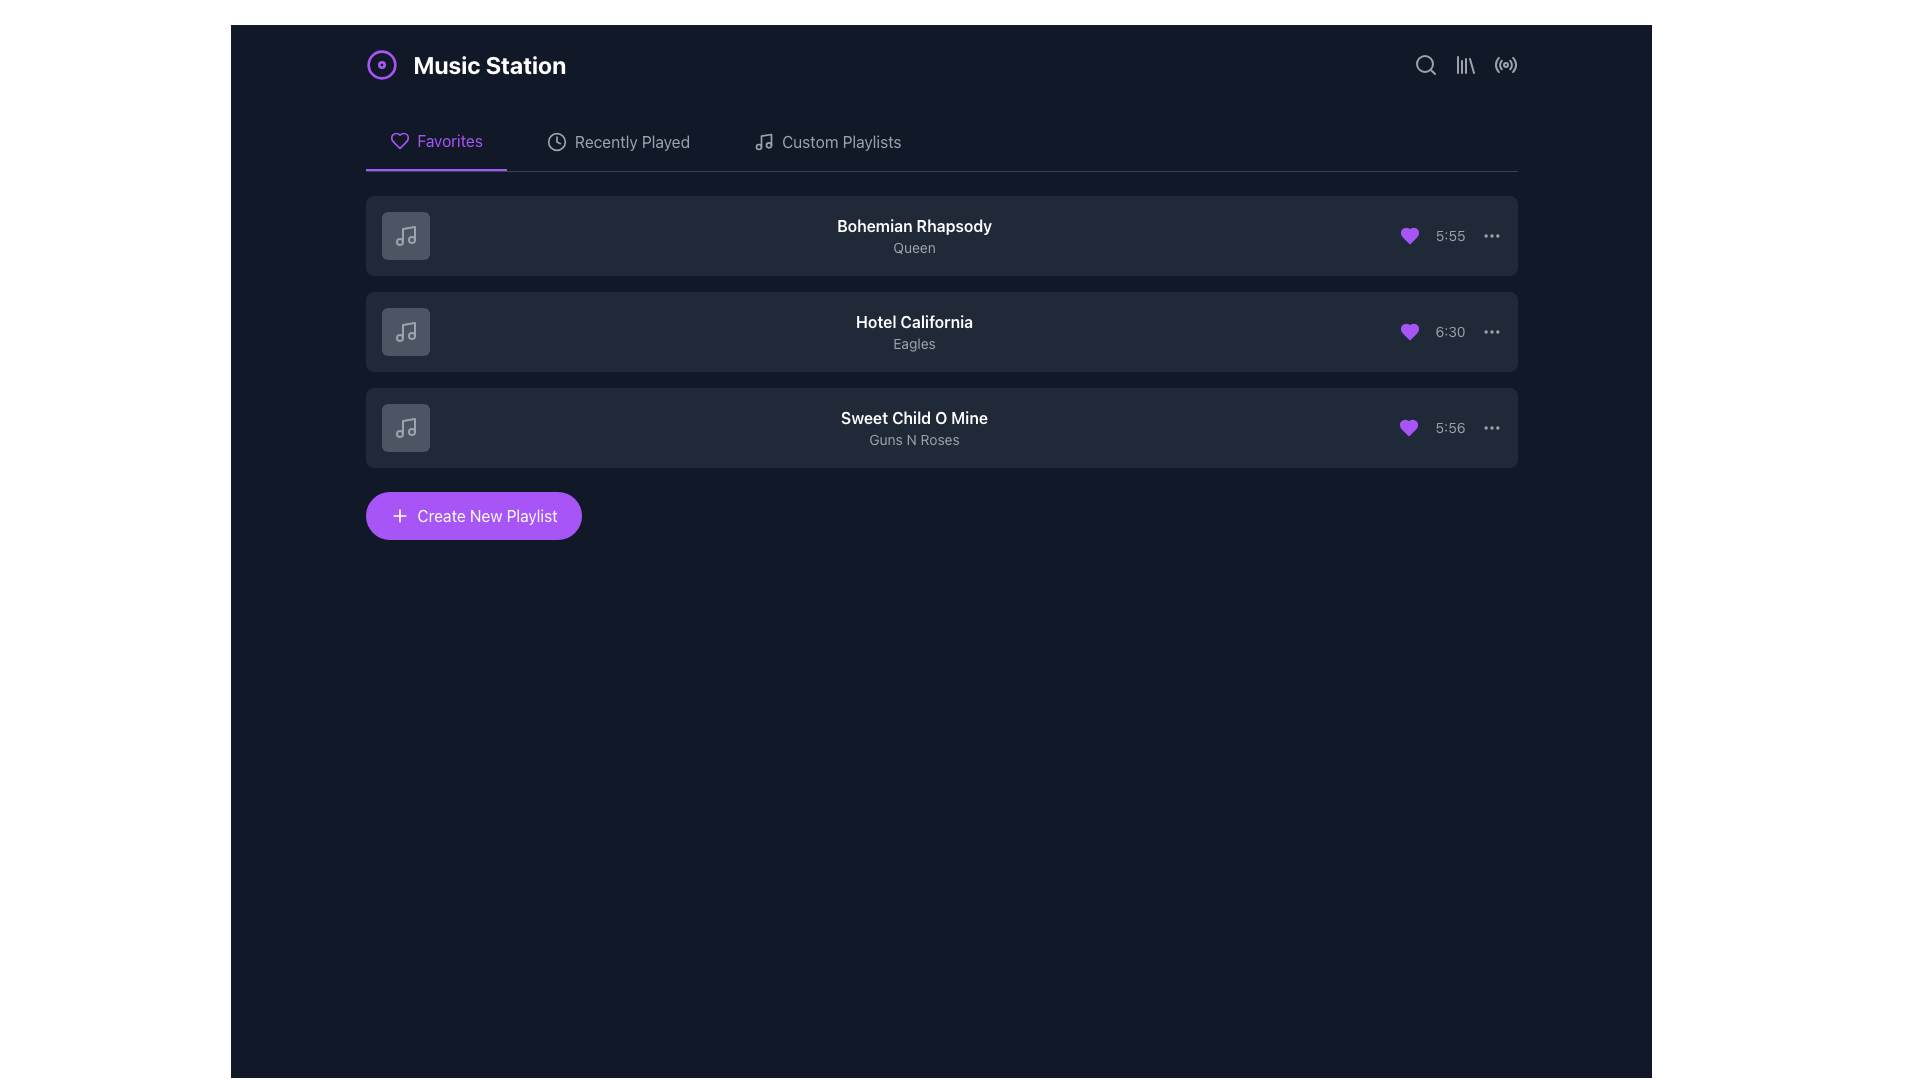  I want to click on the purple filled heart icon located to the left of the time '5:55', so click(1408, 234).